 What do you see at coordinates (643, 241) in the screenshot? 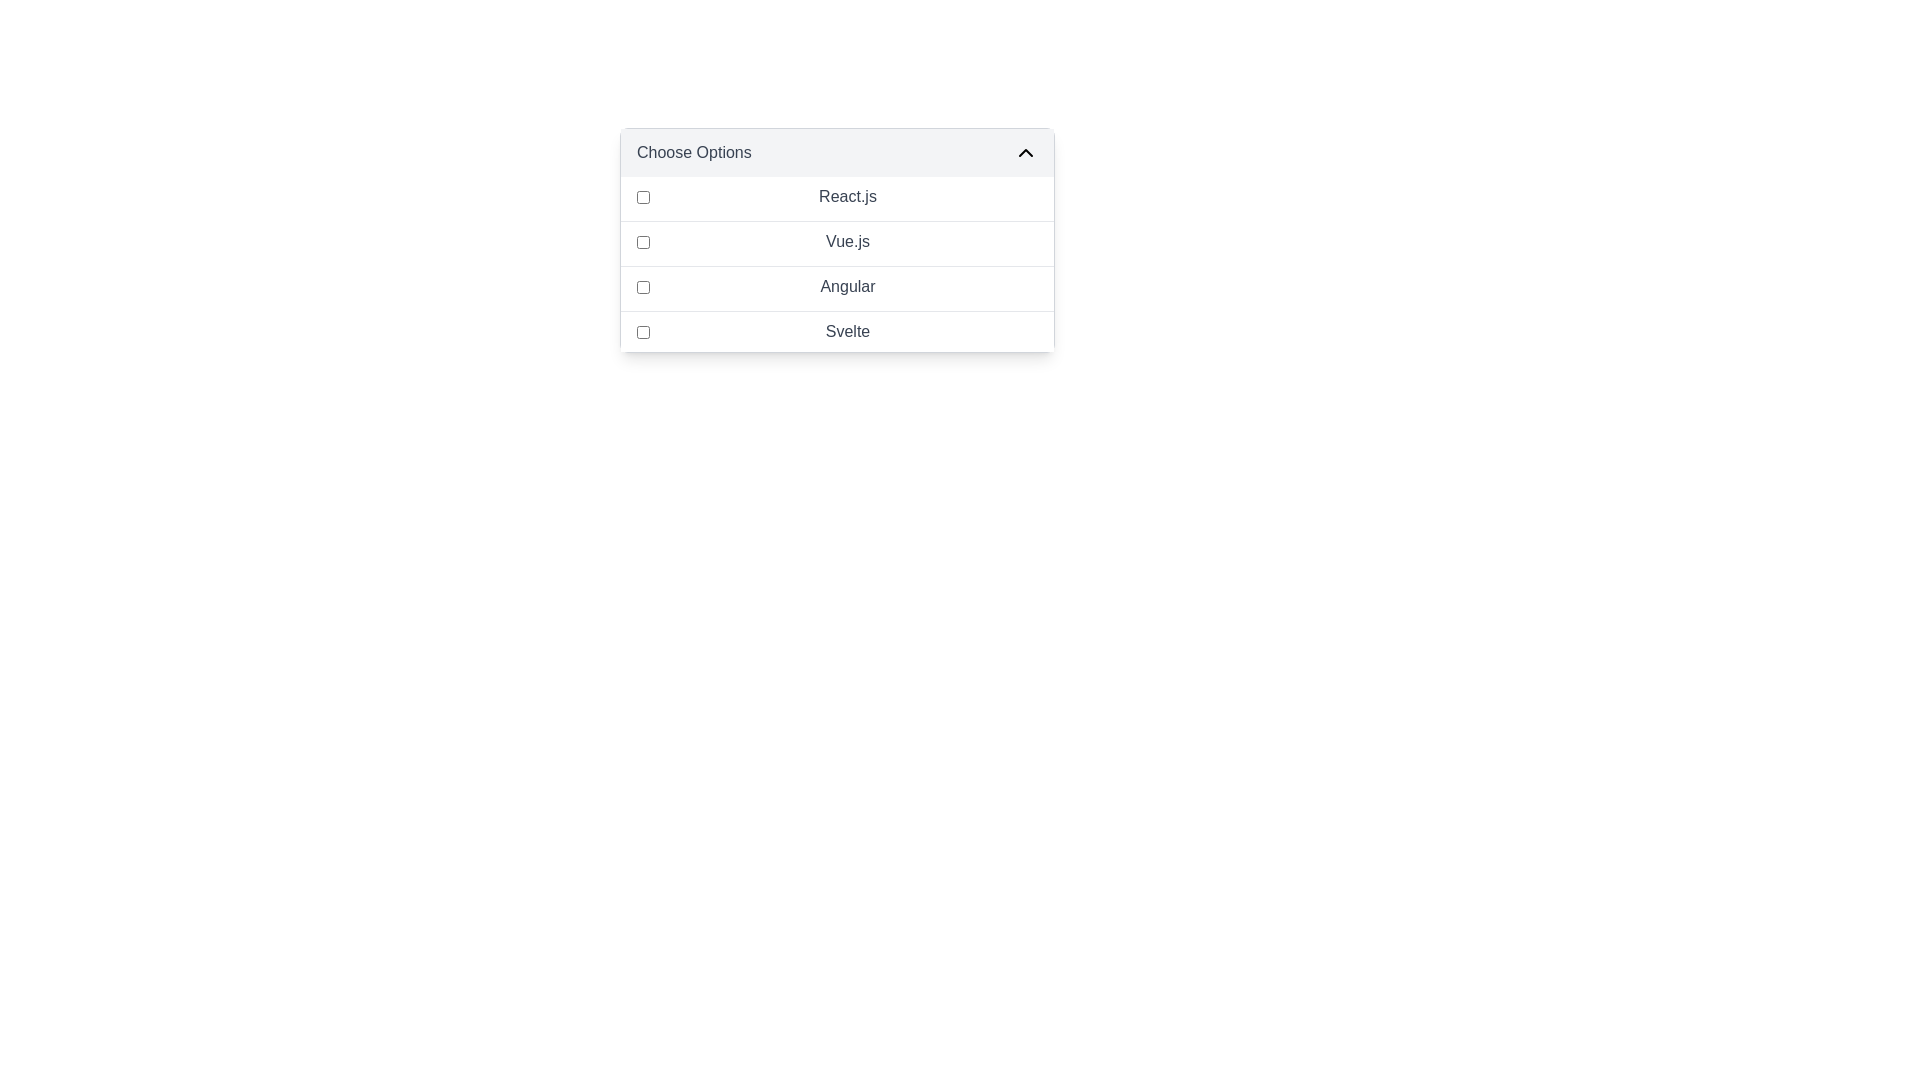
I see `the checkbox located to the left of the text 'Vue.js' in the second row of the dropdown menu` at bounding box center [643, 241].